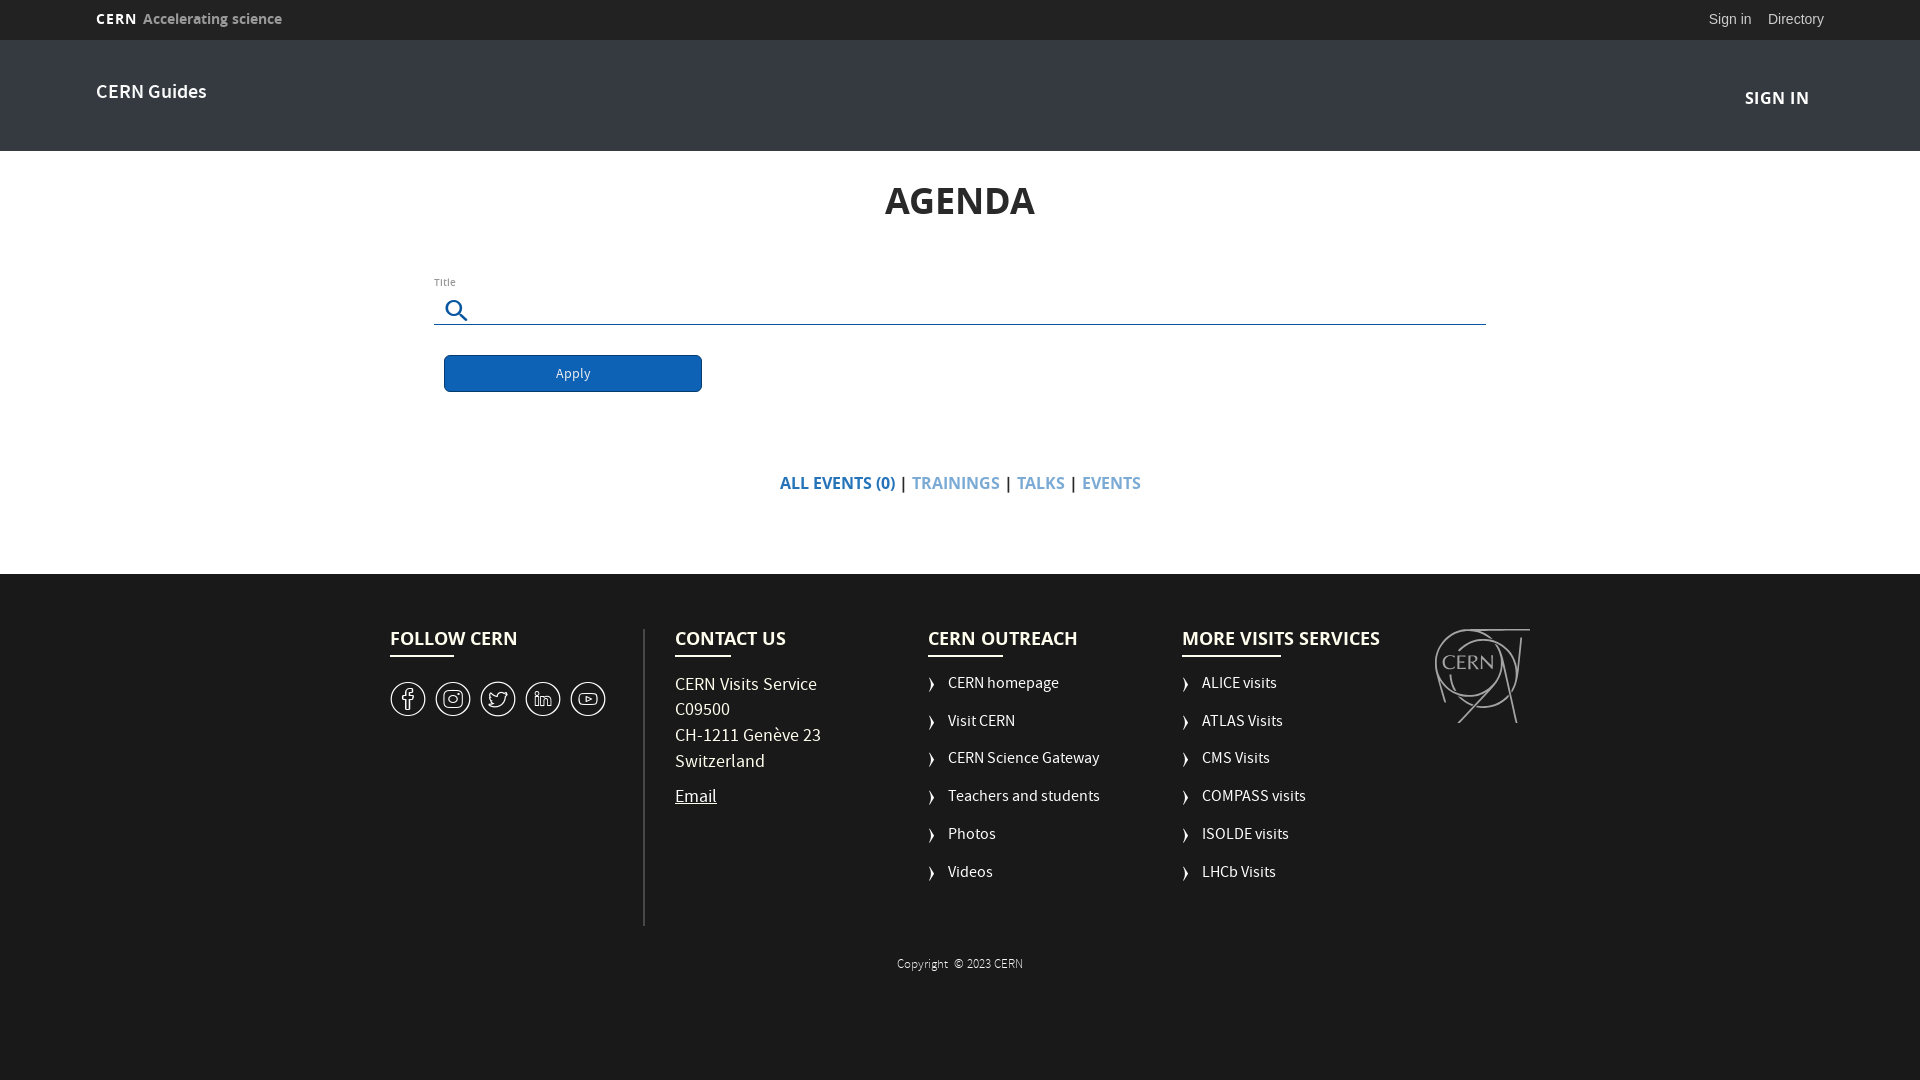 This screenshot has width=1920, height=1080. What do you see at coordinates (1231, 731) in the screenshot?
I see `'ATLAS Visits'` at bounding box center [1231, 731].